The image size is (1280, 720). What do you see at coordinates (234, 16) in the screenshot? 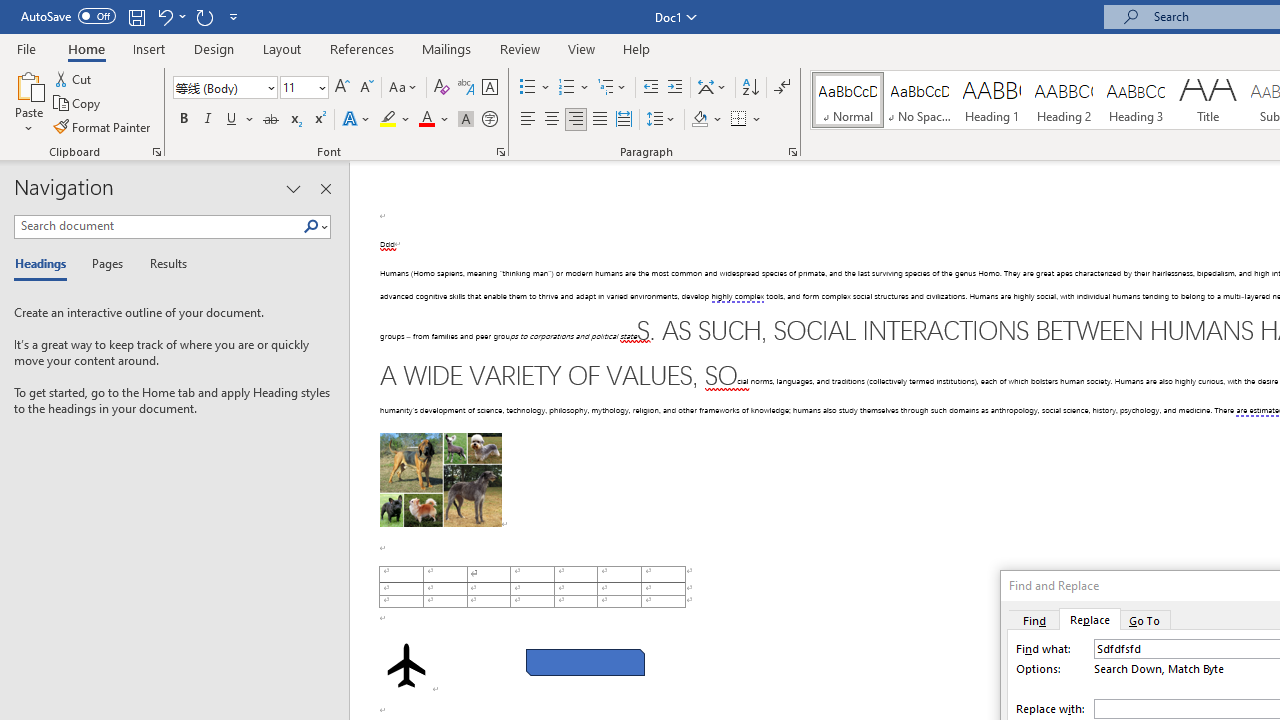
I see `'Customize Quick Access Toolbar'` at bounding box center [234, 16].